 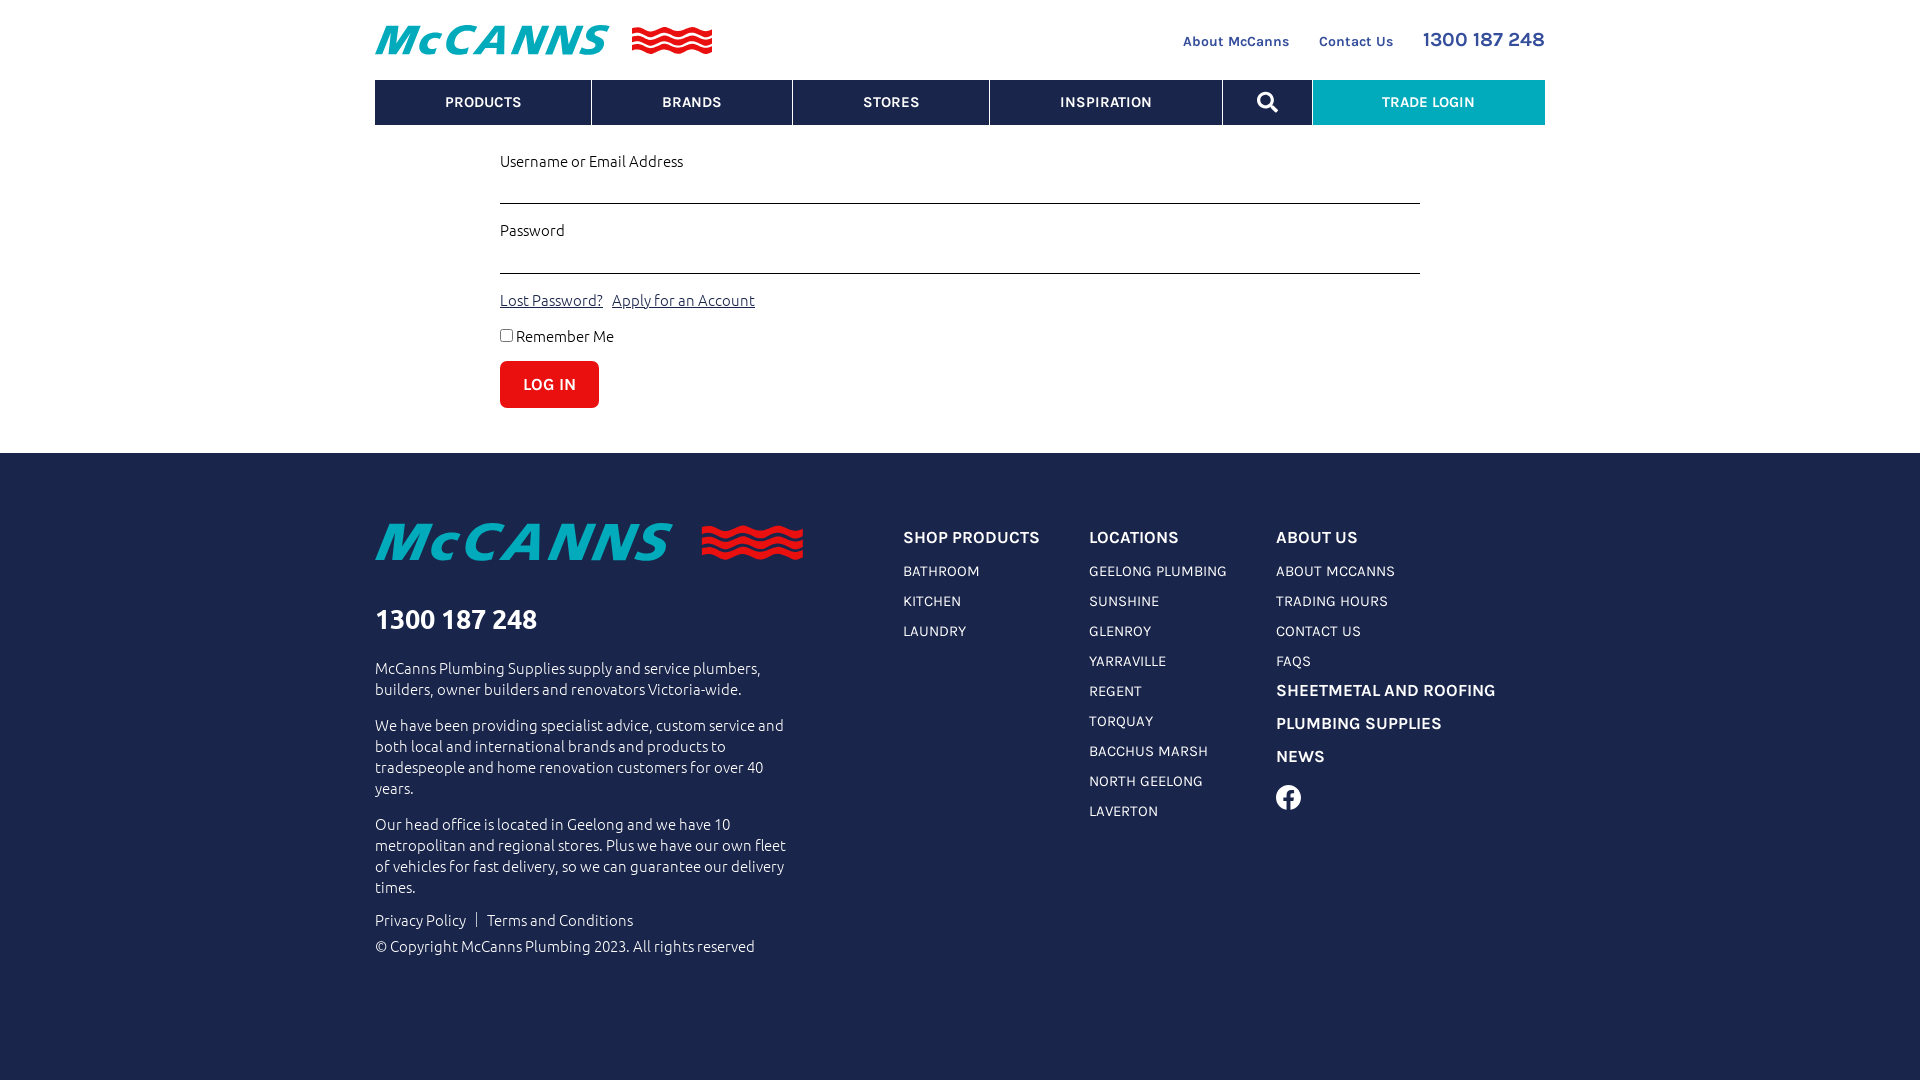 What do you see at coordinates (1293, 660) in the screenshot?
I see `'FAQS'` at bounding box center [1293, 660].